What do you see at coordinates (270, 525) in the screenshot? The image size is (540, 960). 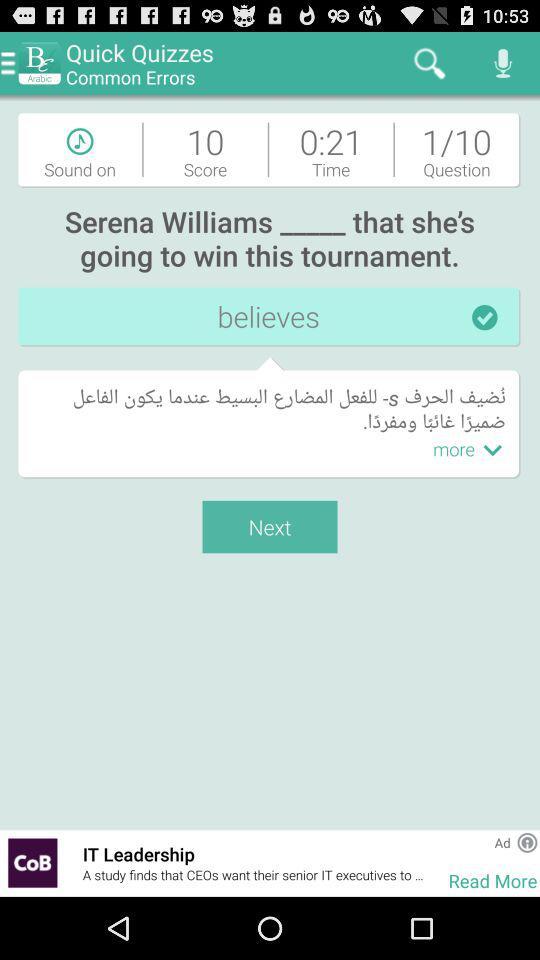 I see `the item above the it leadership item` at bounding box center [270, 525].